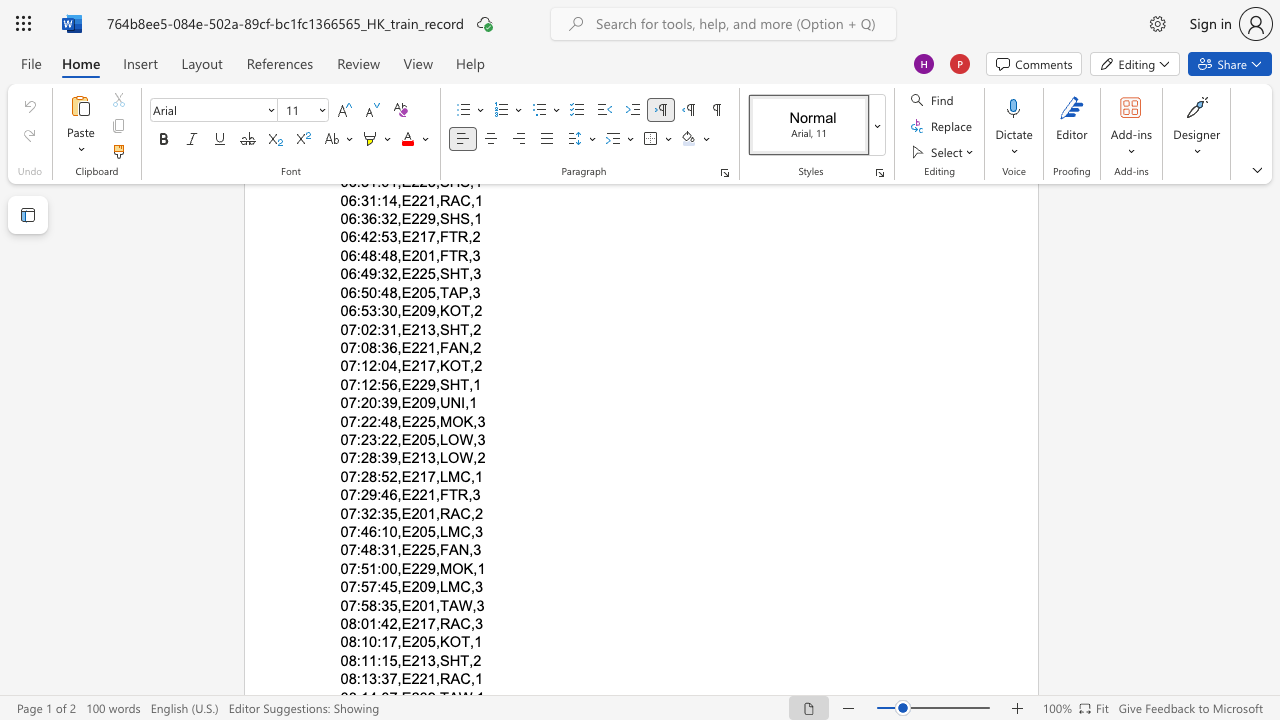 The height and width of the screenshot is (720, 1280). What do you see at coordinates (410, 512) in the screenshot?
I see `the subset text "201,RAC" within the text "07:32:35,E201,RAC,2"` at bounding box center [410, 512].